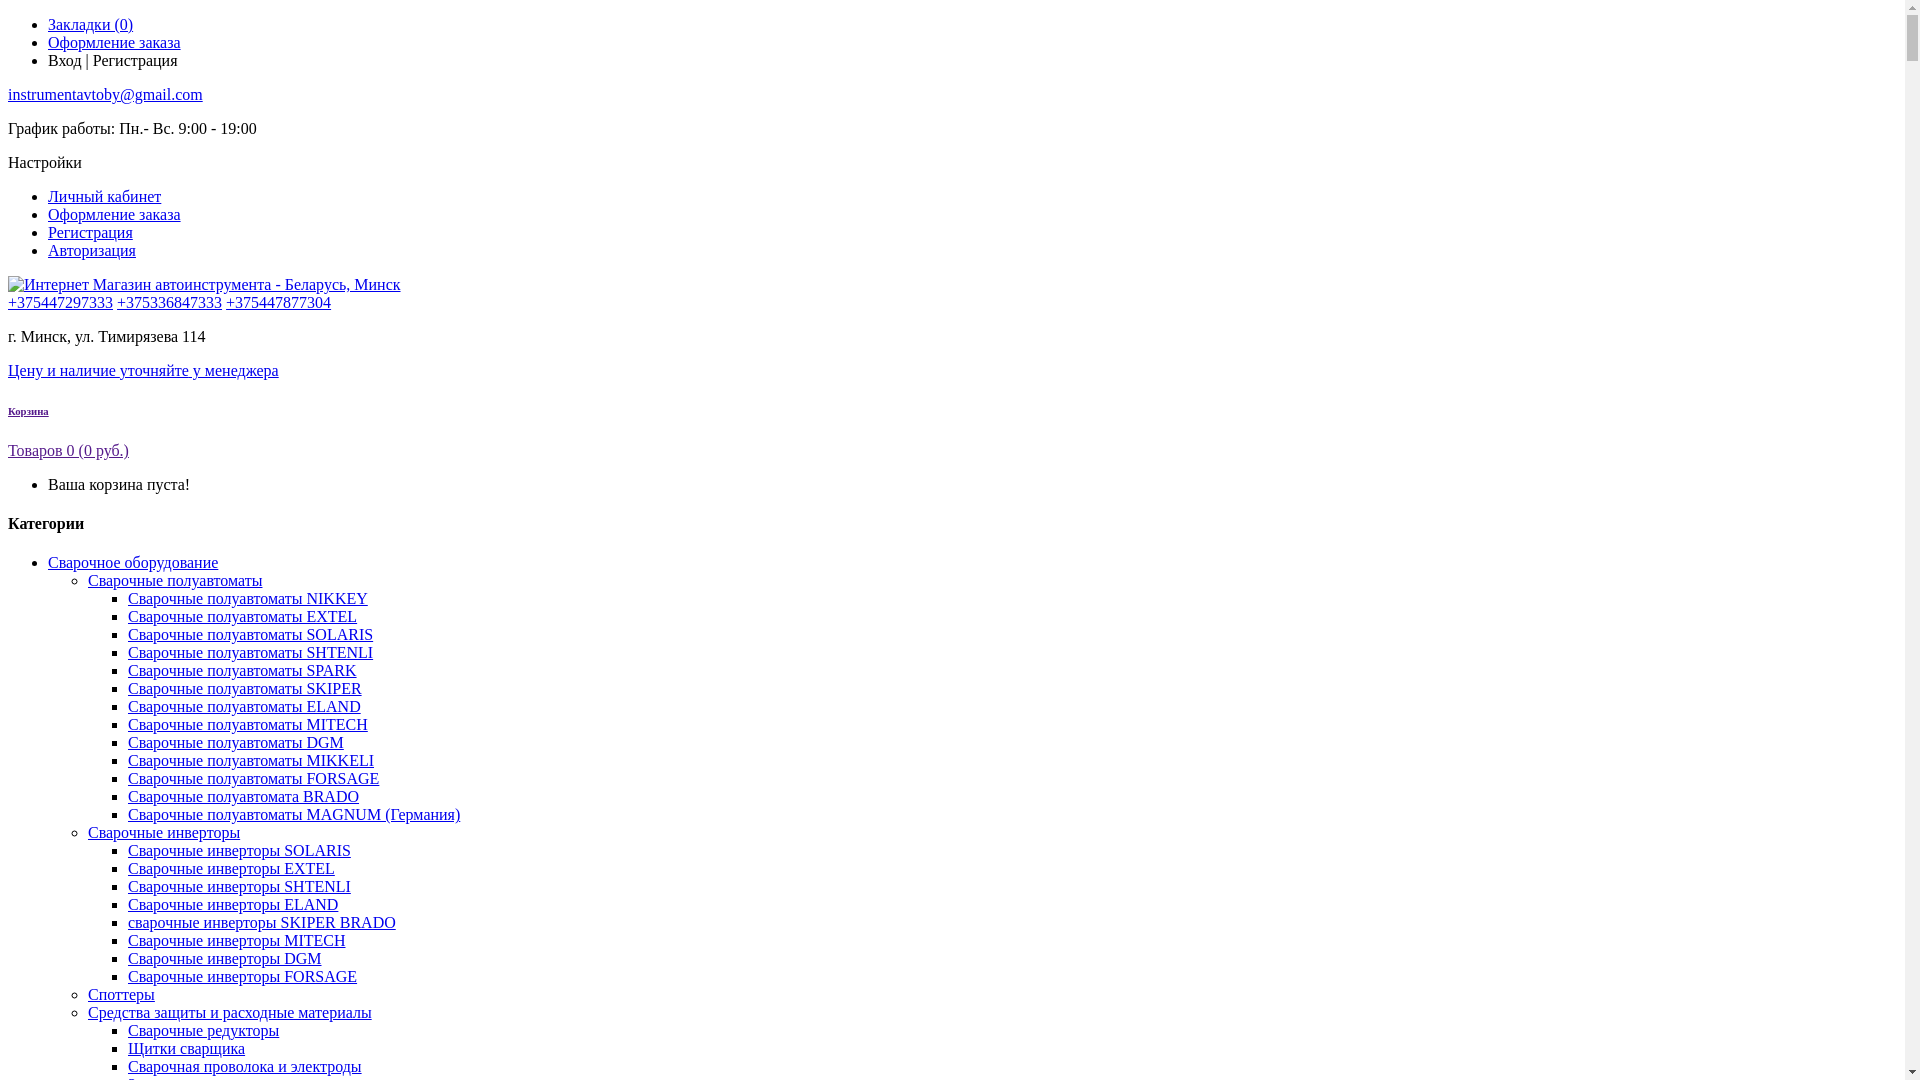 This screenshot has height=1080, width=1920. I want to click on '+375336847333', so click(169, 302).